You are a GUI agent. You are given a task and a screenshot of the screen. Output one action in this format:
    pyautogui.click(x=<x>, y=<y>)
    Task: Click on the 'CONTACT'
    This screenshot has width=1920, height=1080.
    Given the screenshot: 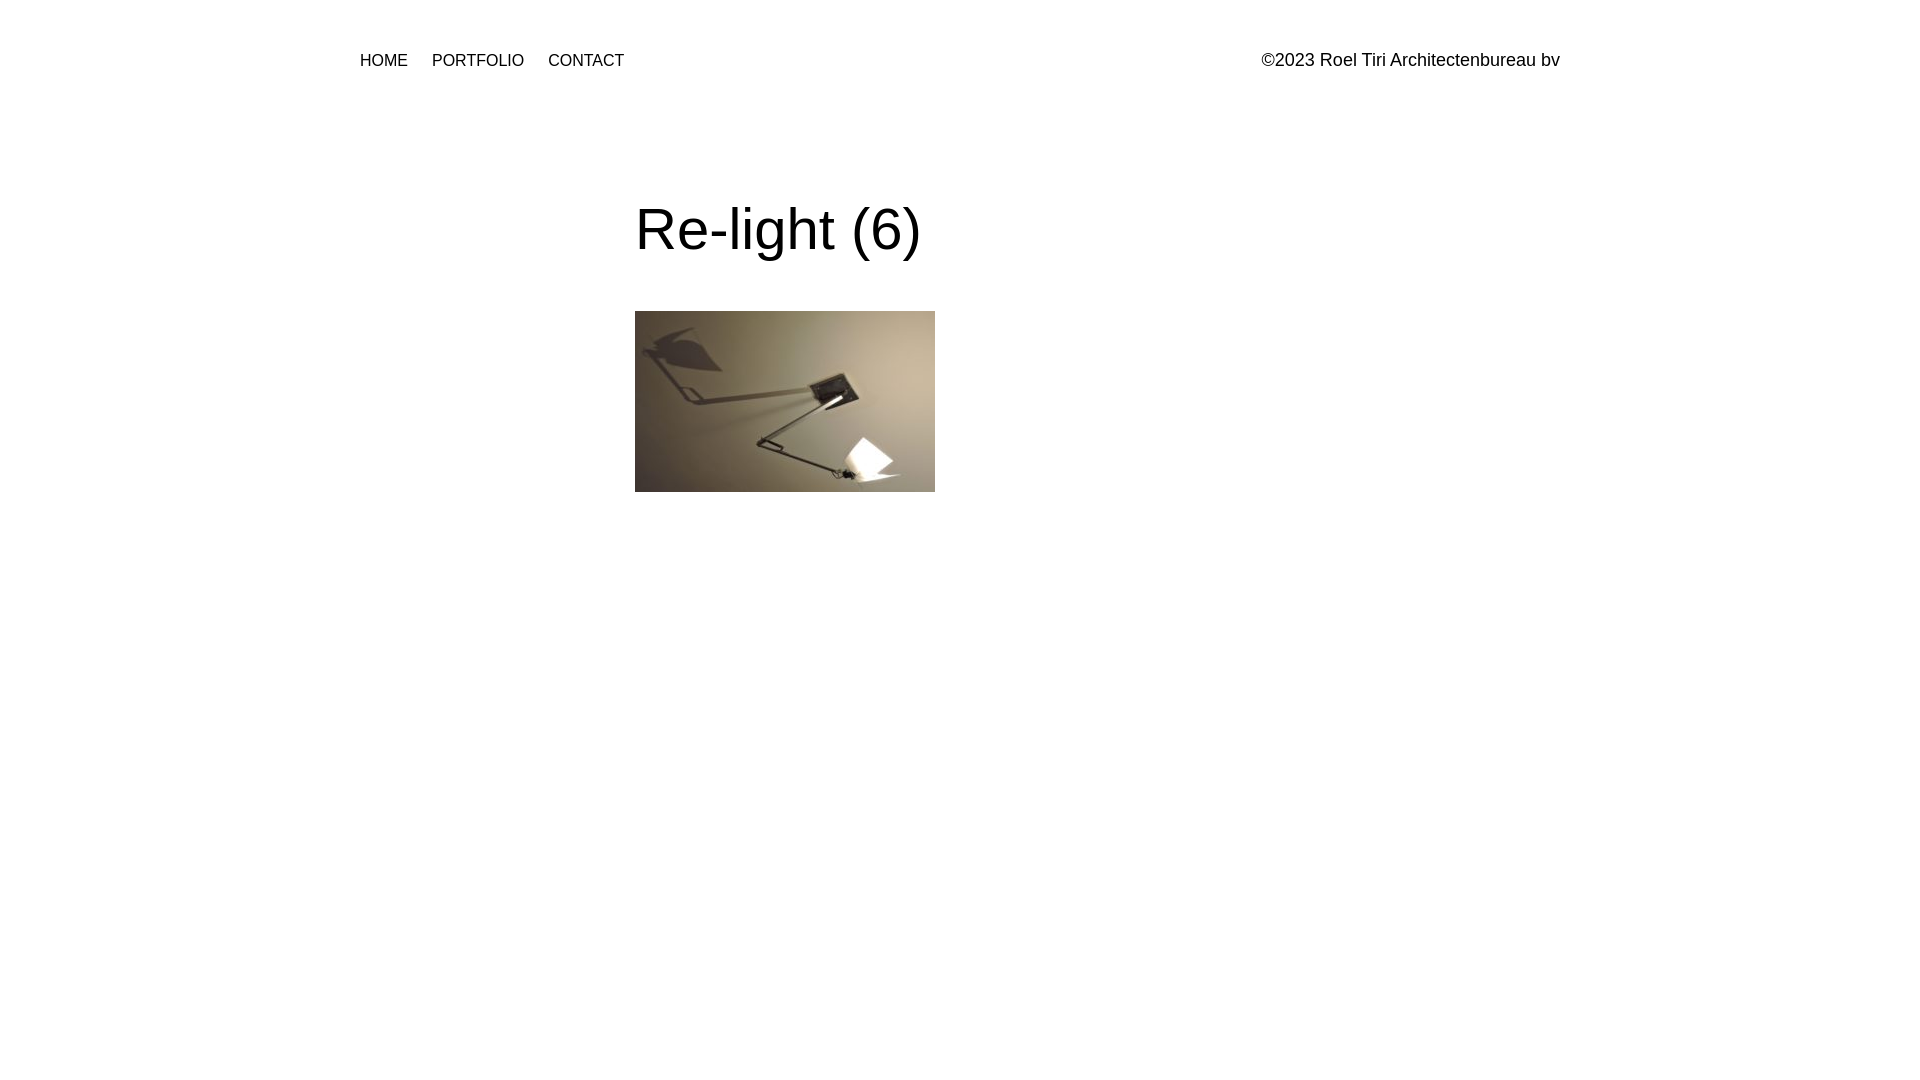 What is the action you would take?
    pyautogui.click(x=547, y=60)
    